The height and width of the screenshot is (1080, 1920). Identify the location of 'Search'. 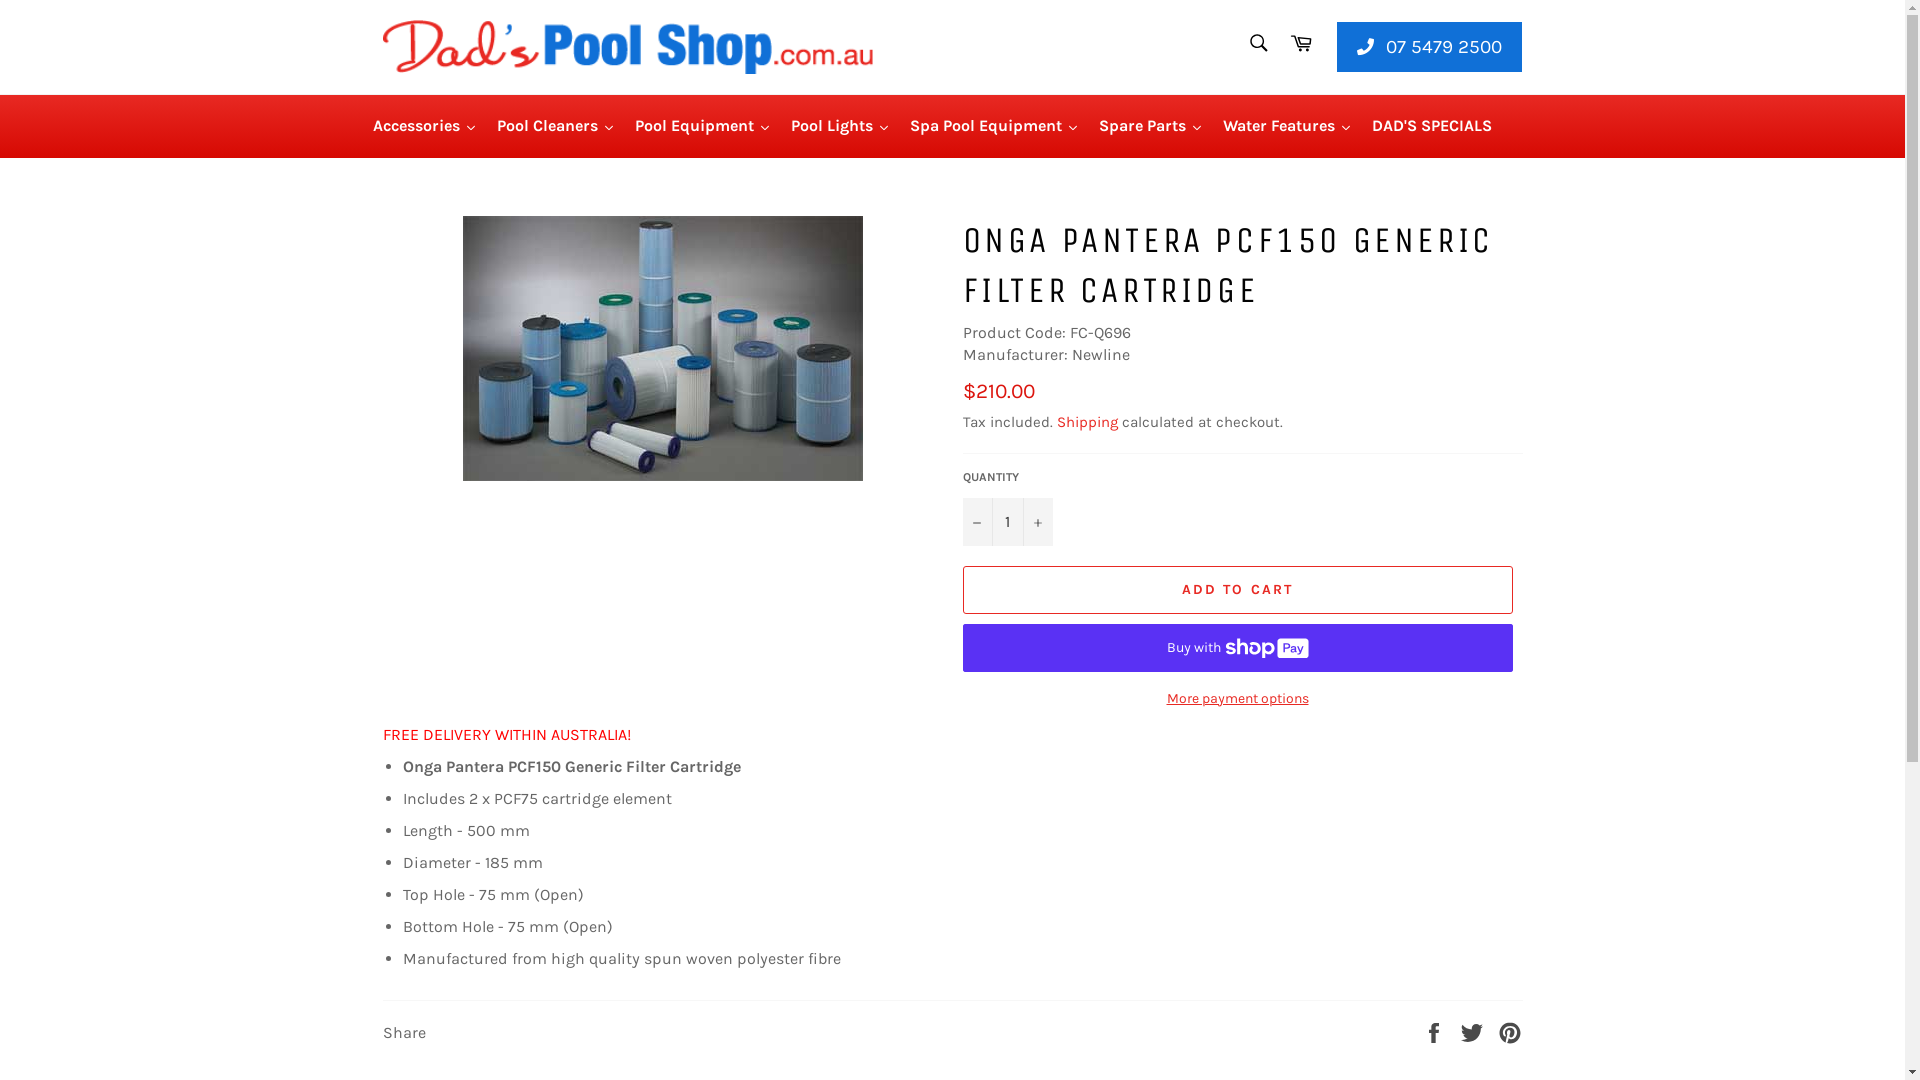
(1256, 42).